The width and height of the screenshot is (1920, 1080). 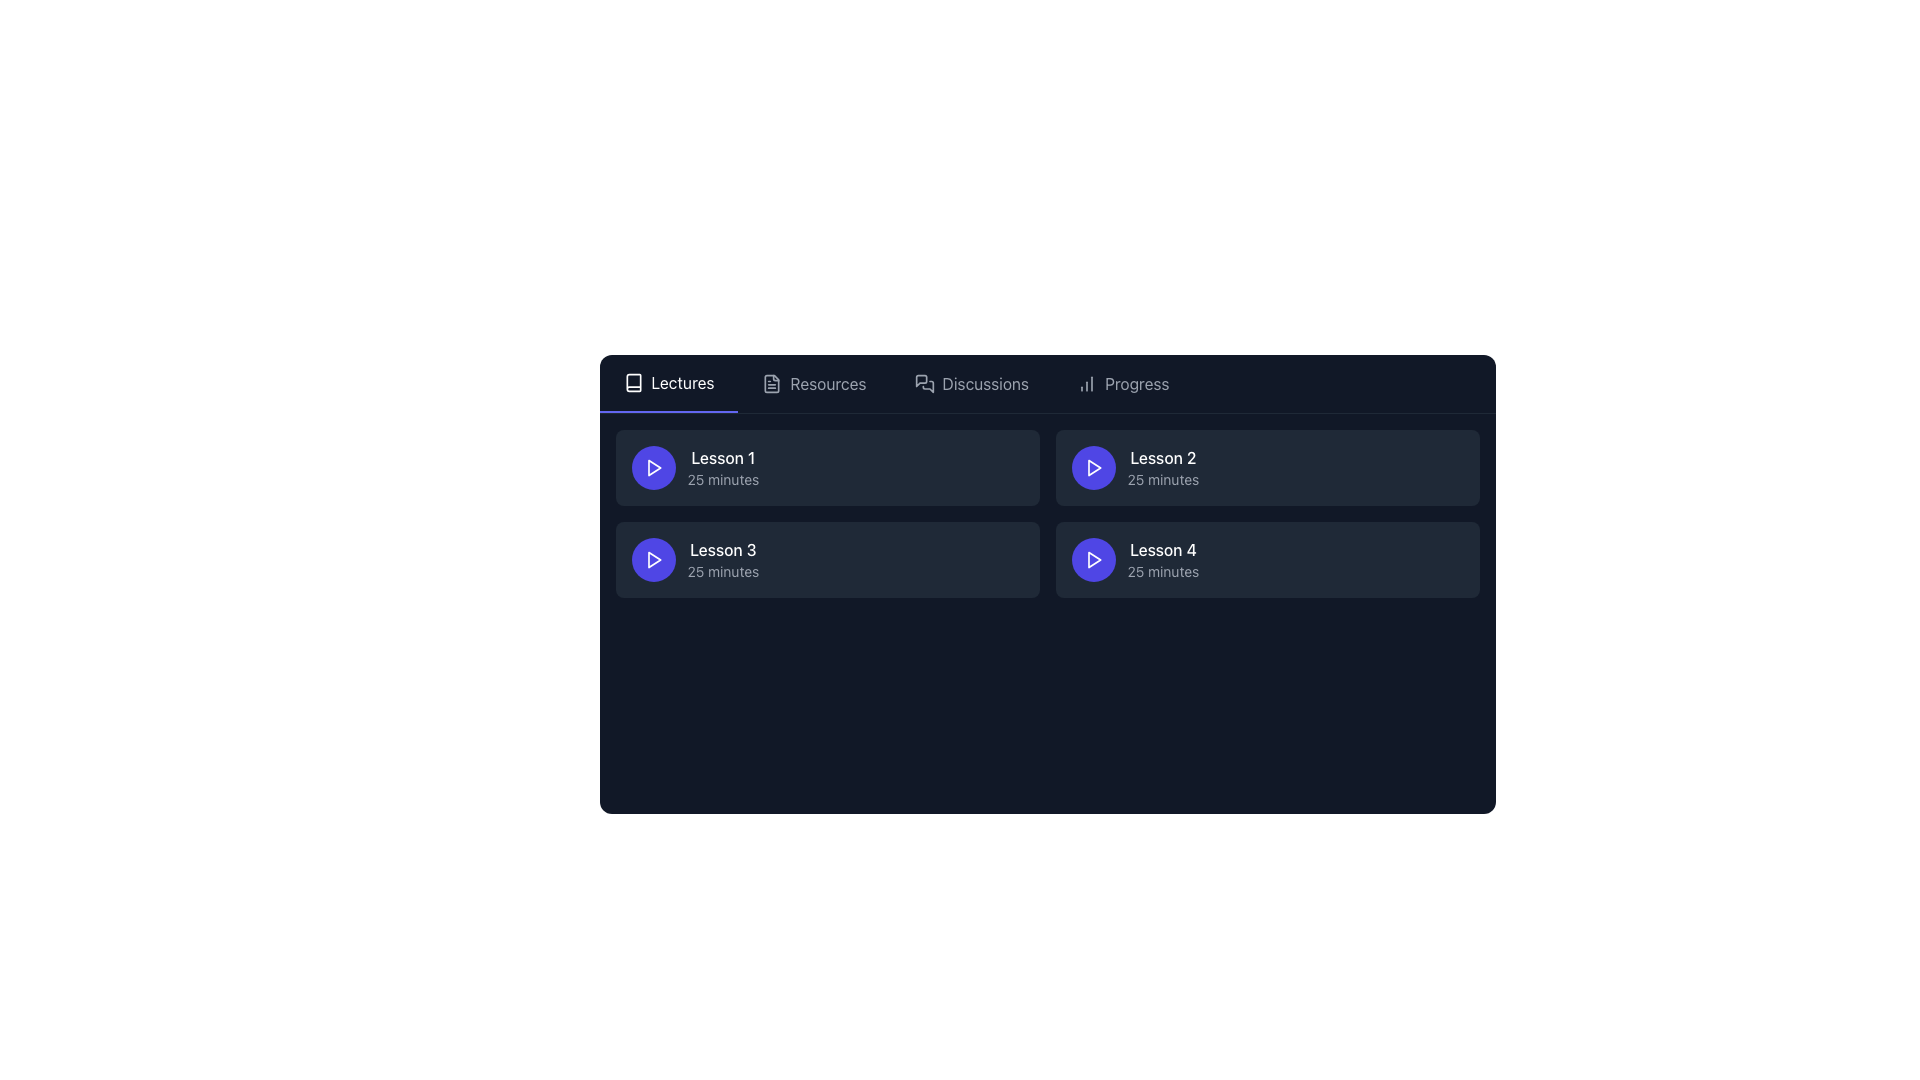 I want to click on the Text label displaying 'Lesson 3' and '25 minutes' which is located in the bottom-left card of a grid layout, so click(x=722, y=559).